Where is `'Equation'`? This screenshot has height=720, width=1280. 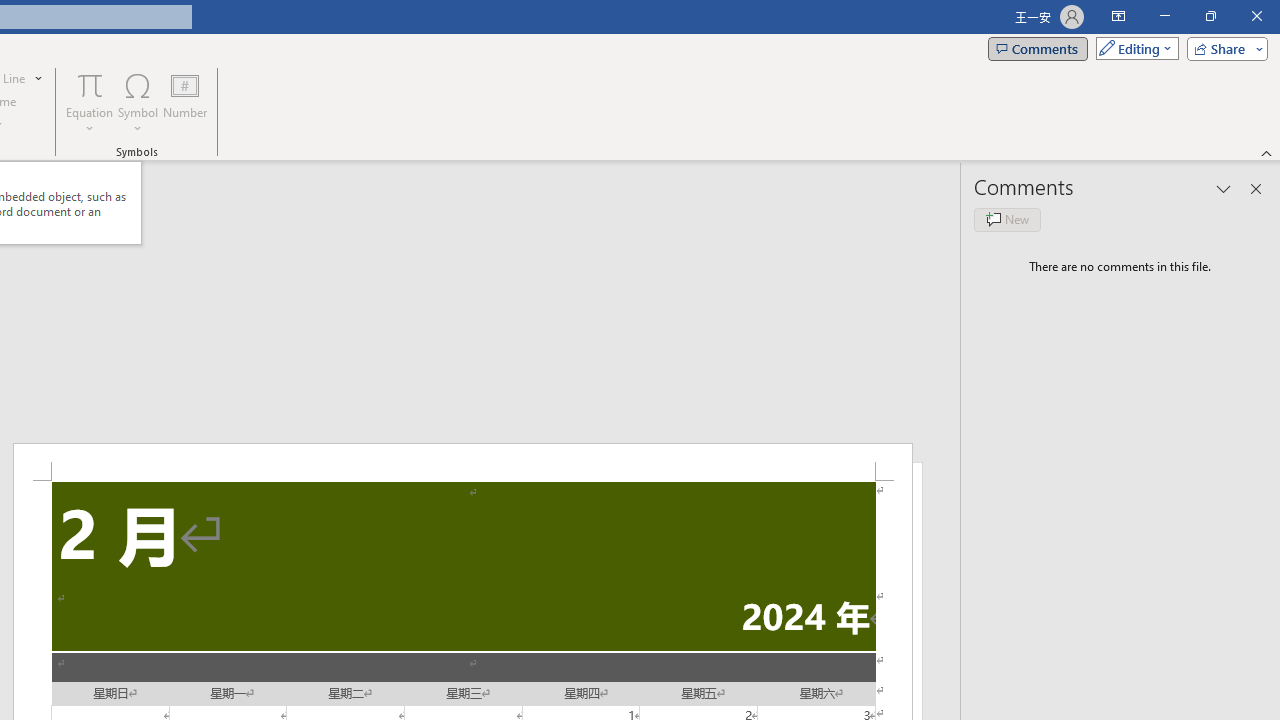
'Equation' is located at coordinates (89, 103).